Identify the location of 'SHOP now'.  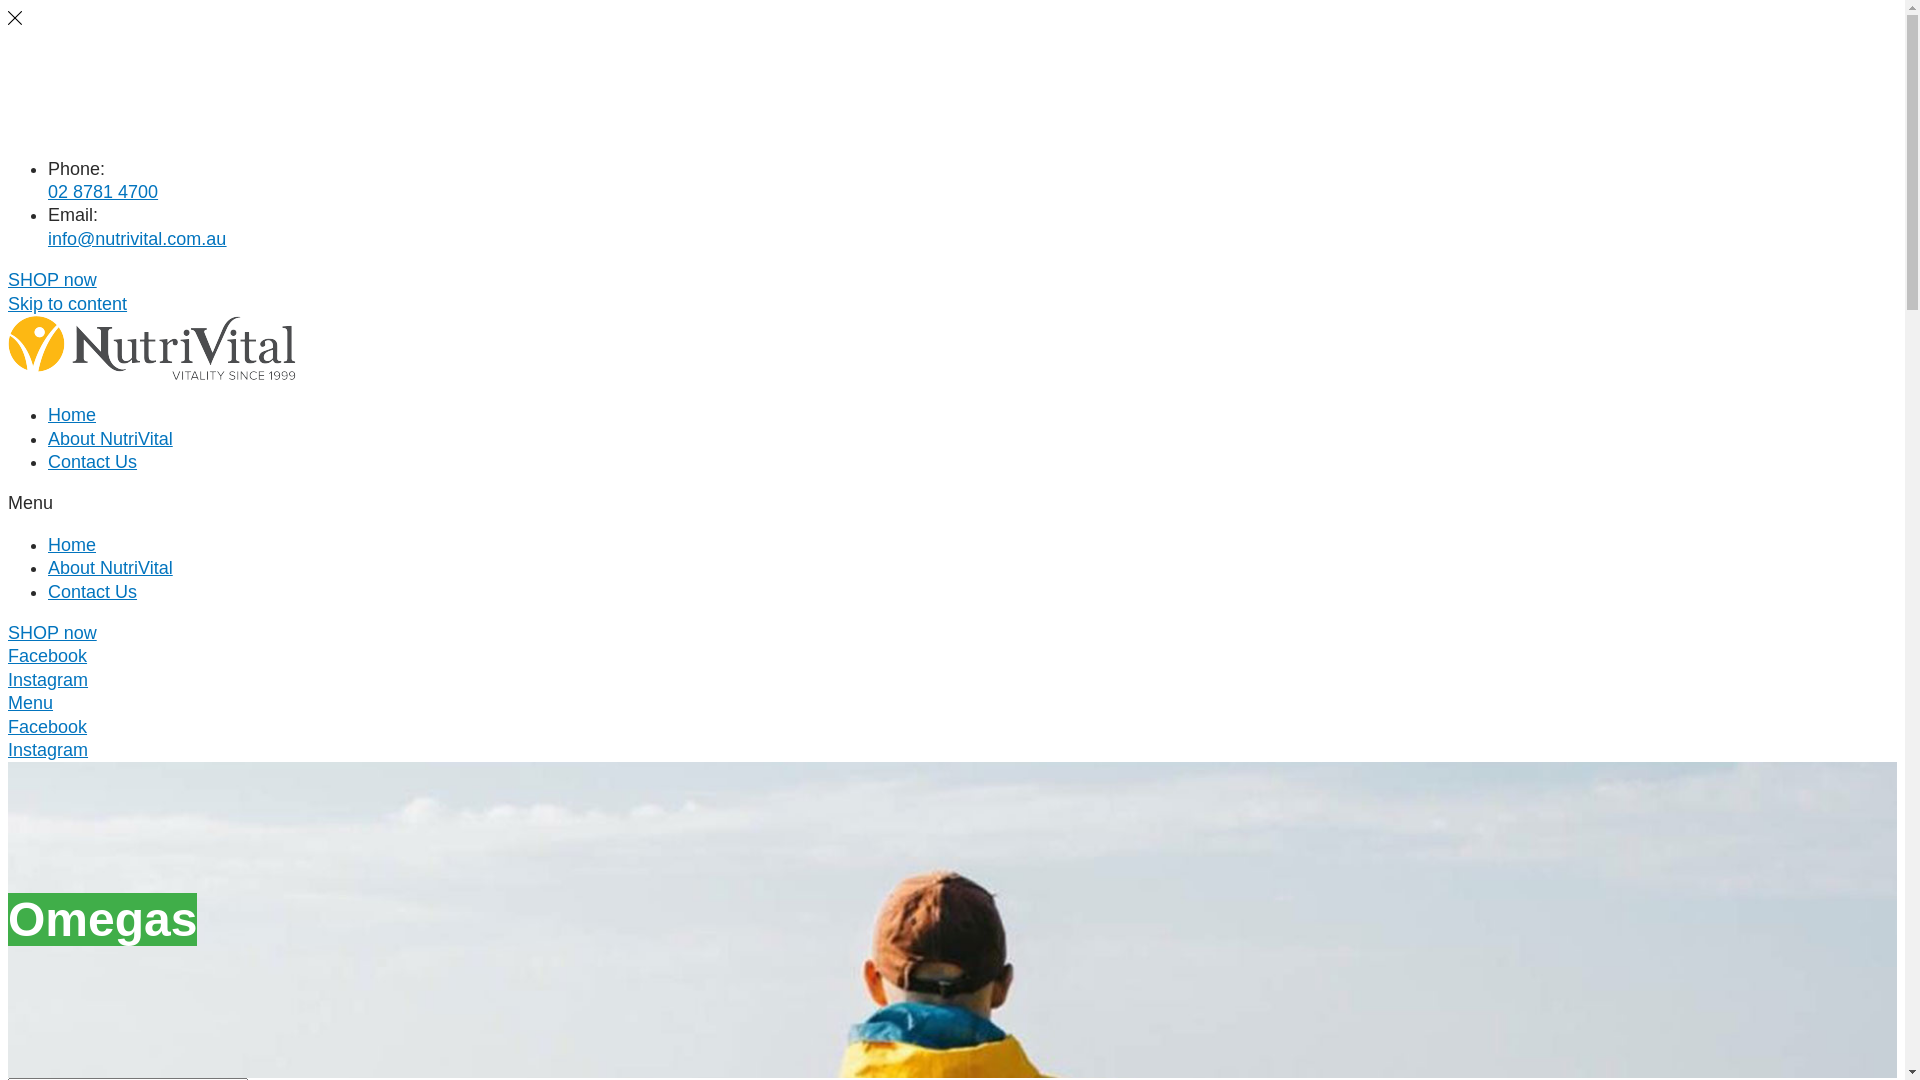
(8, 280).